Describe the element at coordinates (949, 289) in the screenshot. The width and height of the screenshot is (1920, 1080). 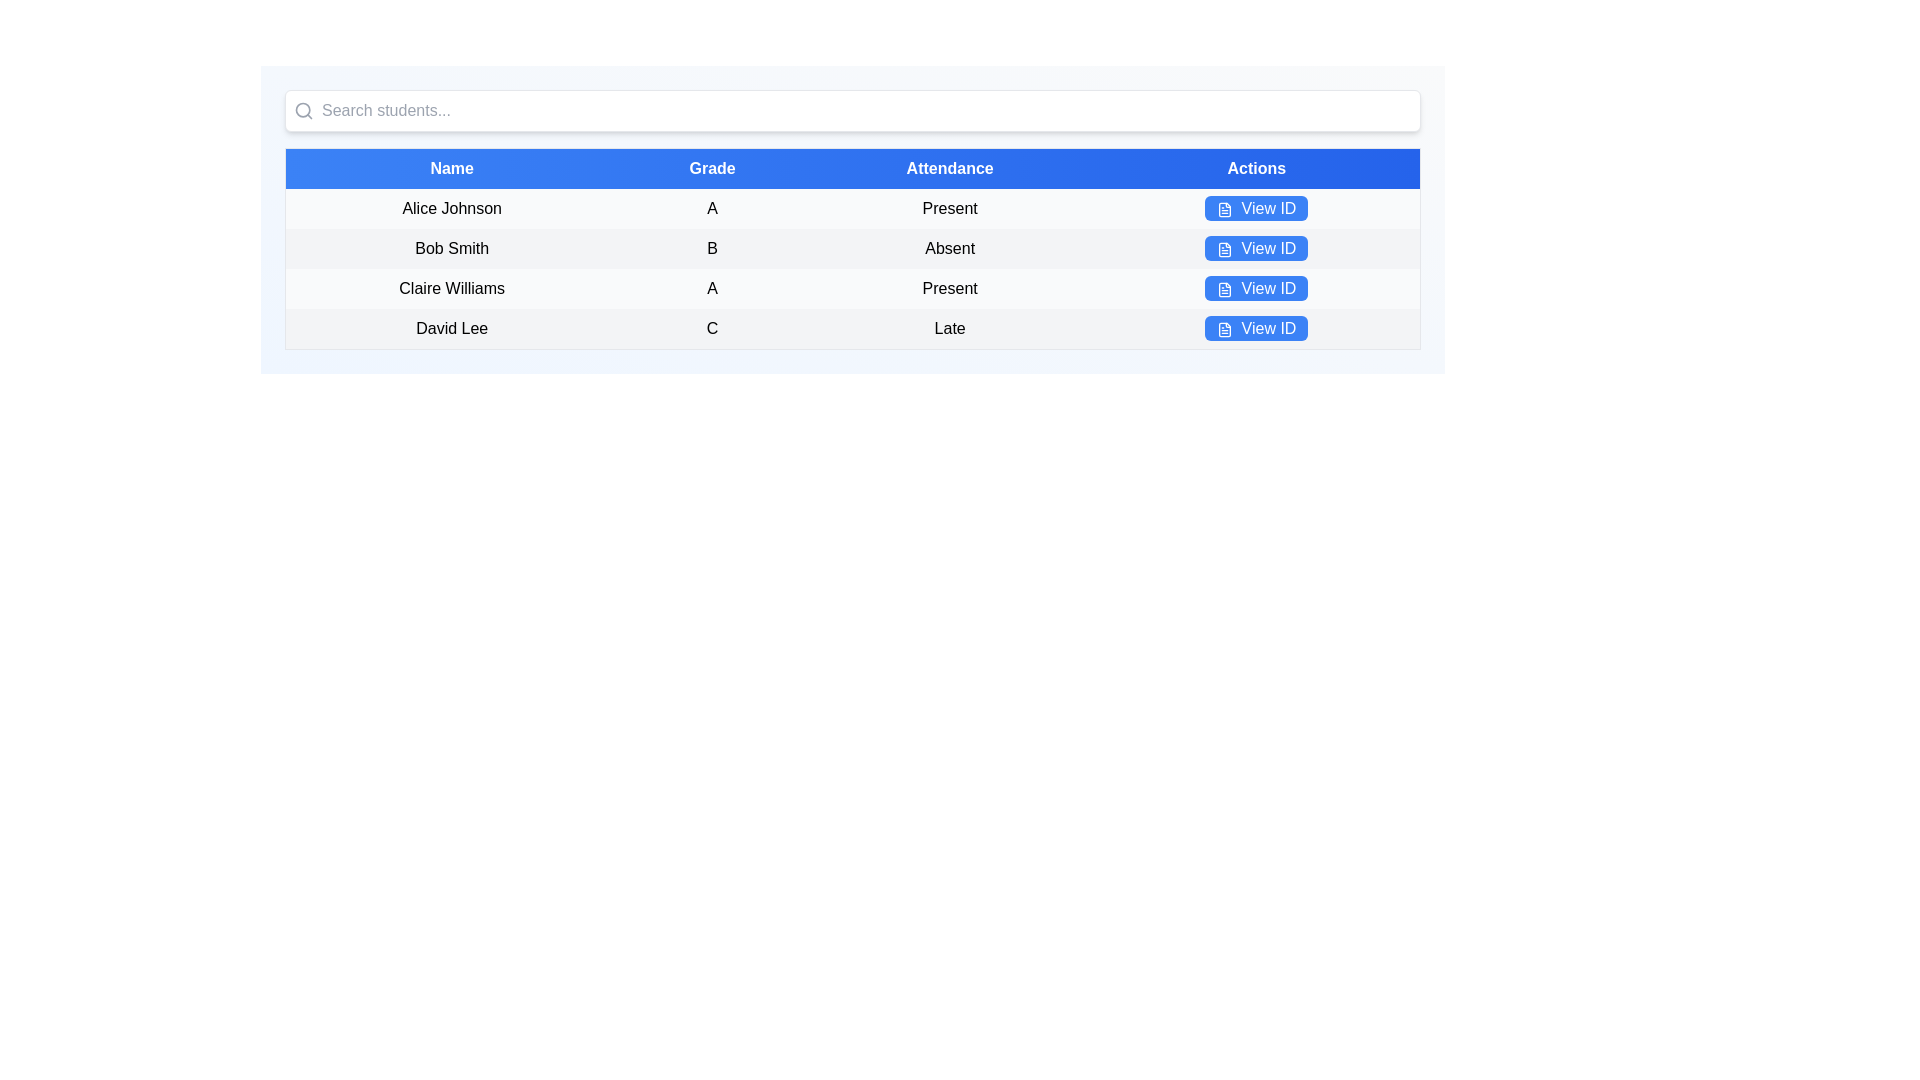
I see `the read-only text label indicating the attendance status for 'Claire Williams', which displays 'Present' in the third cell of the 'Attendance' column in the table` at that location.